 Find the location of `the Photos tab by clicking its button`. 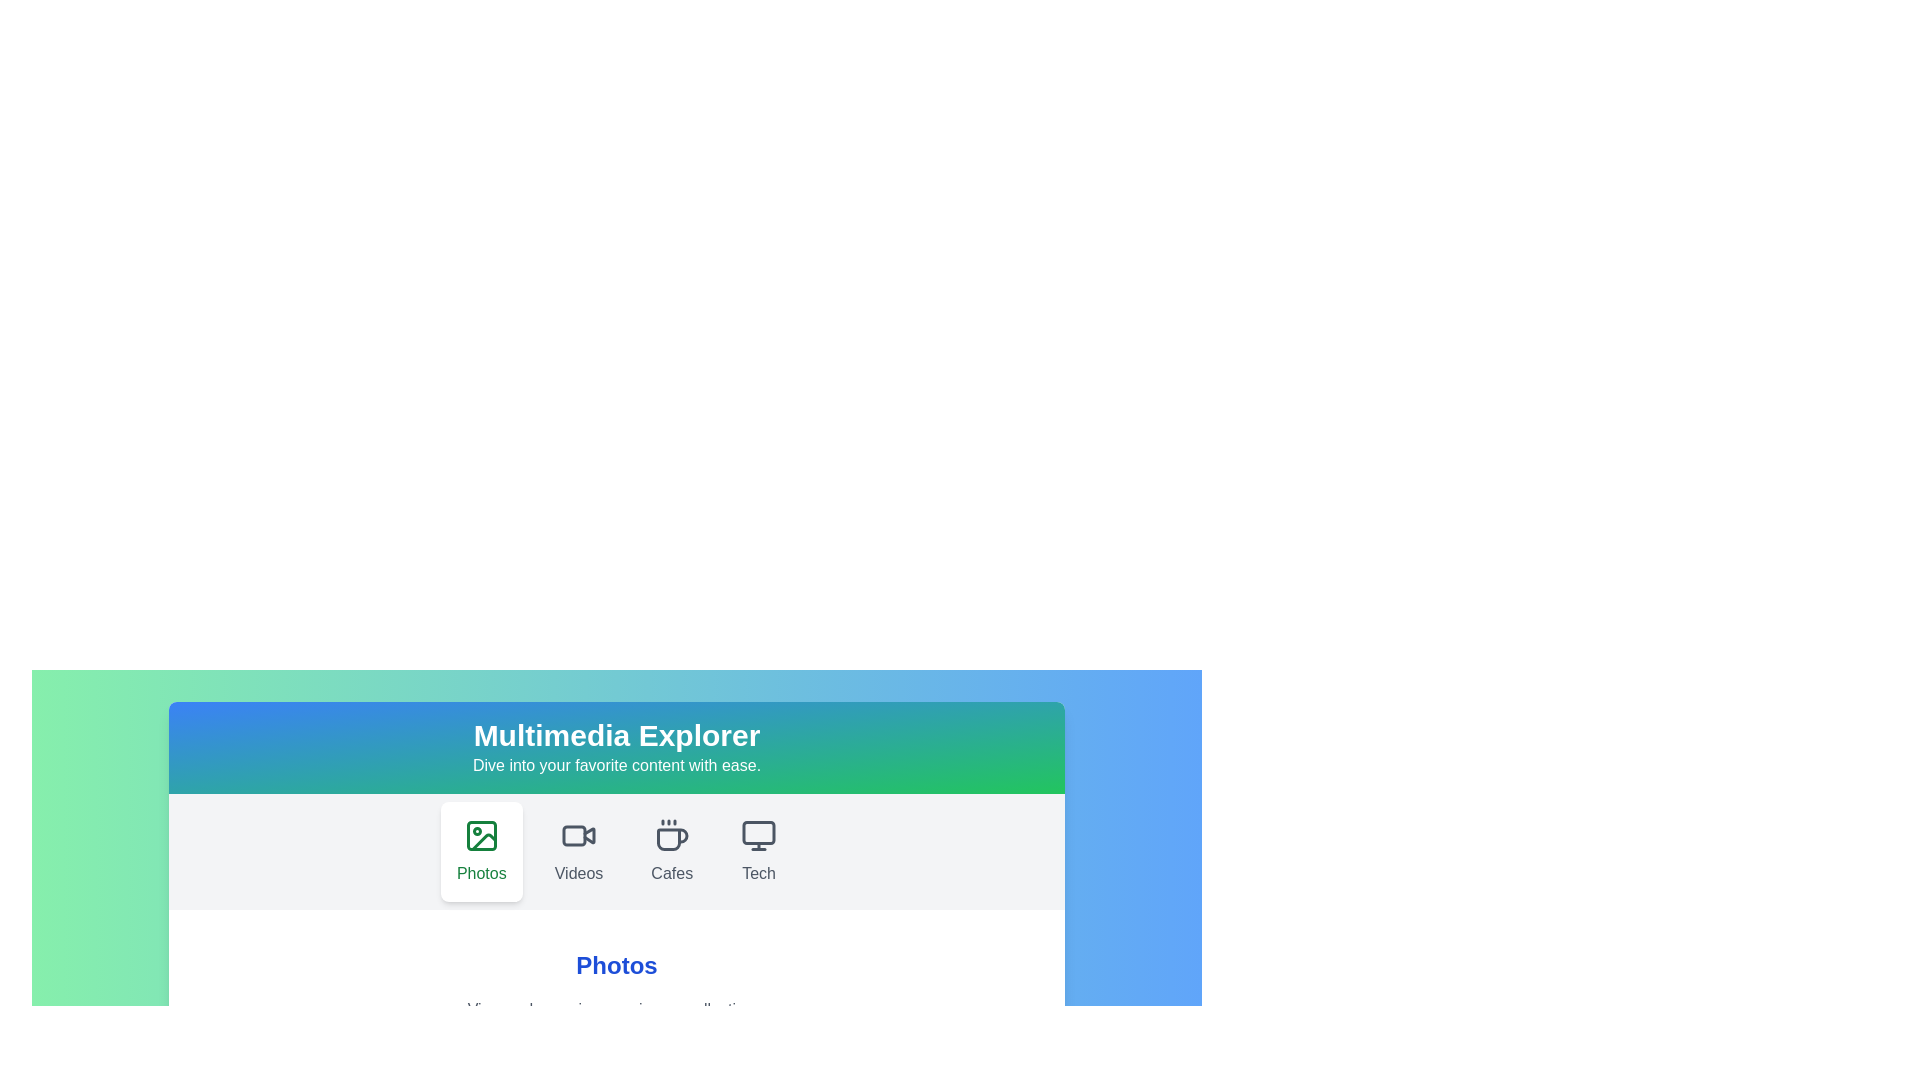

the Photos tab by clicking its button is located at coordinates (481, 852).